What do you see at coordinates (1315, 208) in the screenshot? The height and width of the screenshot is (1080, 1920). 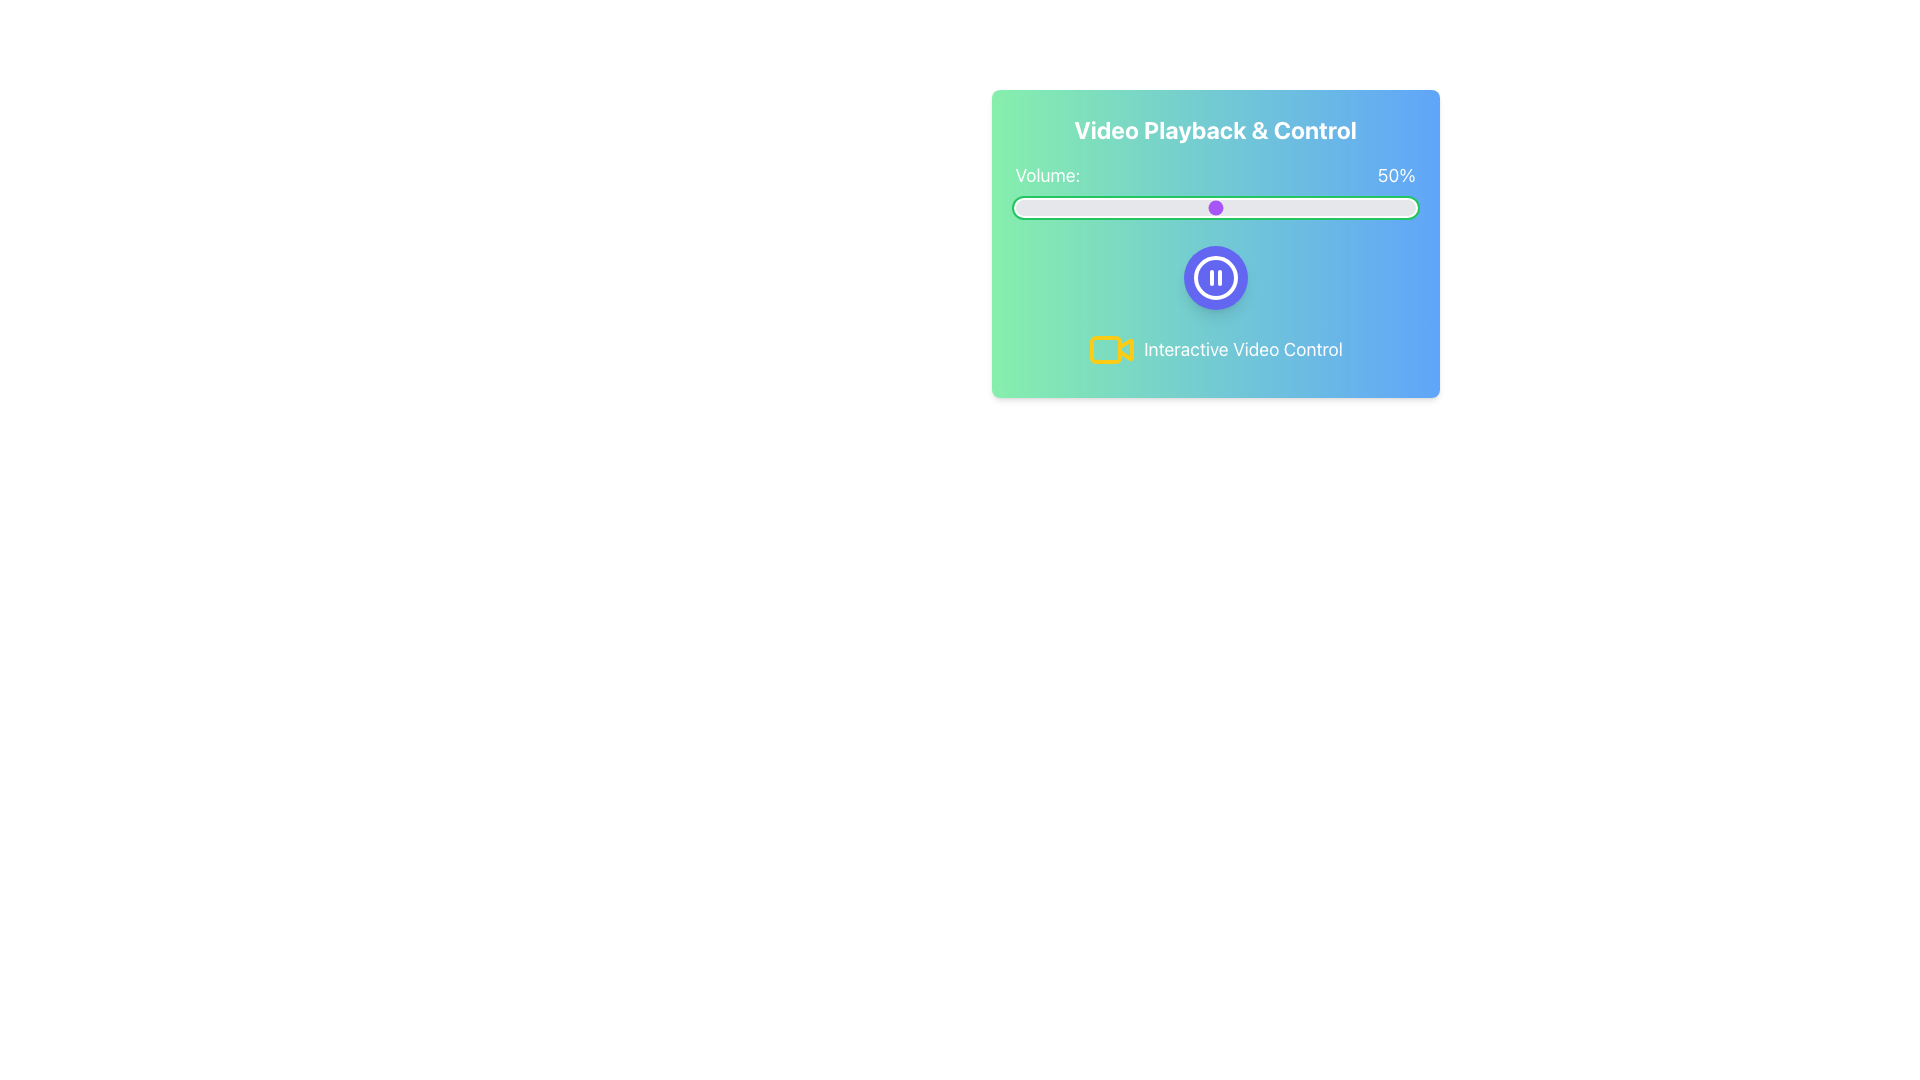 I see `the volume` at bounding box center [1315, 208].